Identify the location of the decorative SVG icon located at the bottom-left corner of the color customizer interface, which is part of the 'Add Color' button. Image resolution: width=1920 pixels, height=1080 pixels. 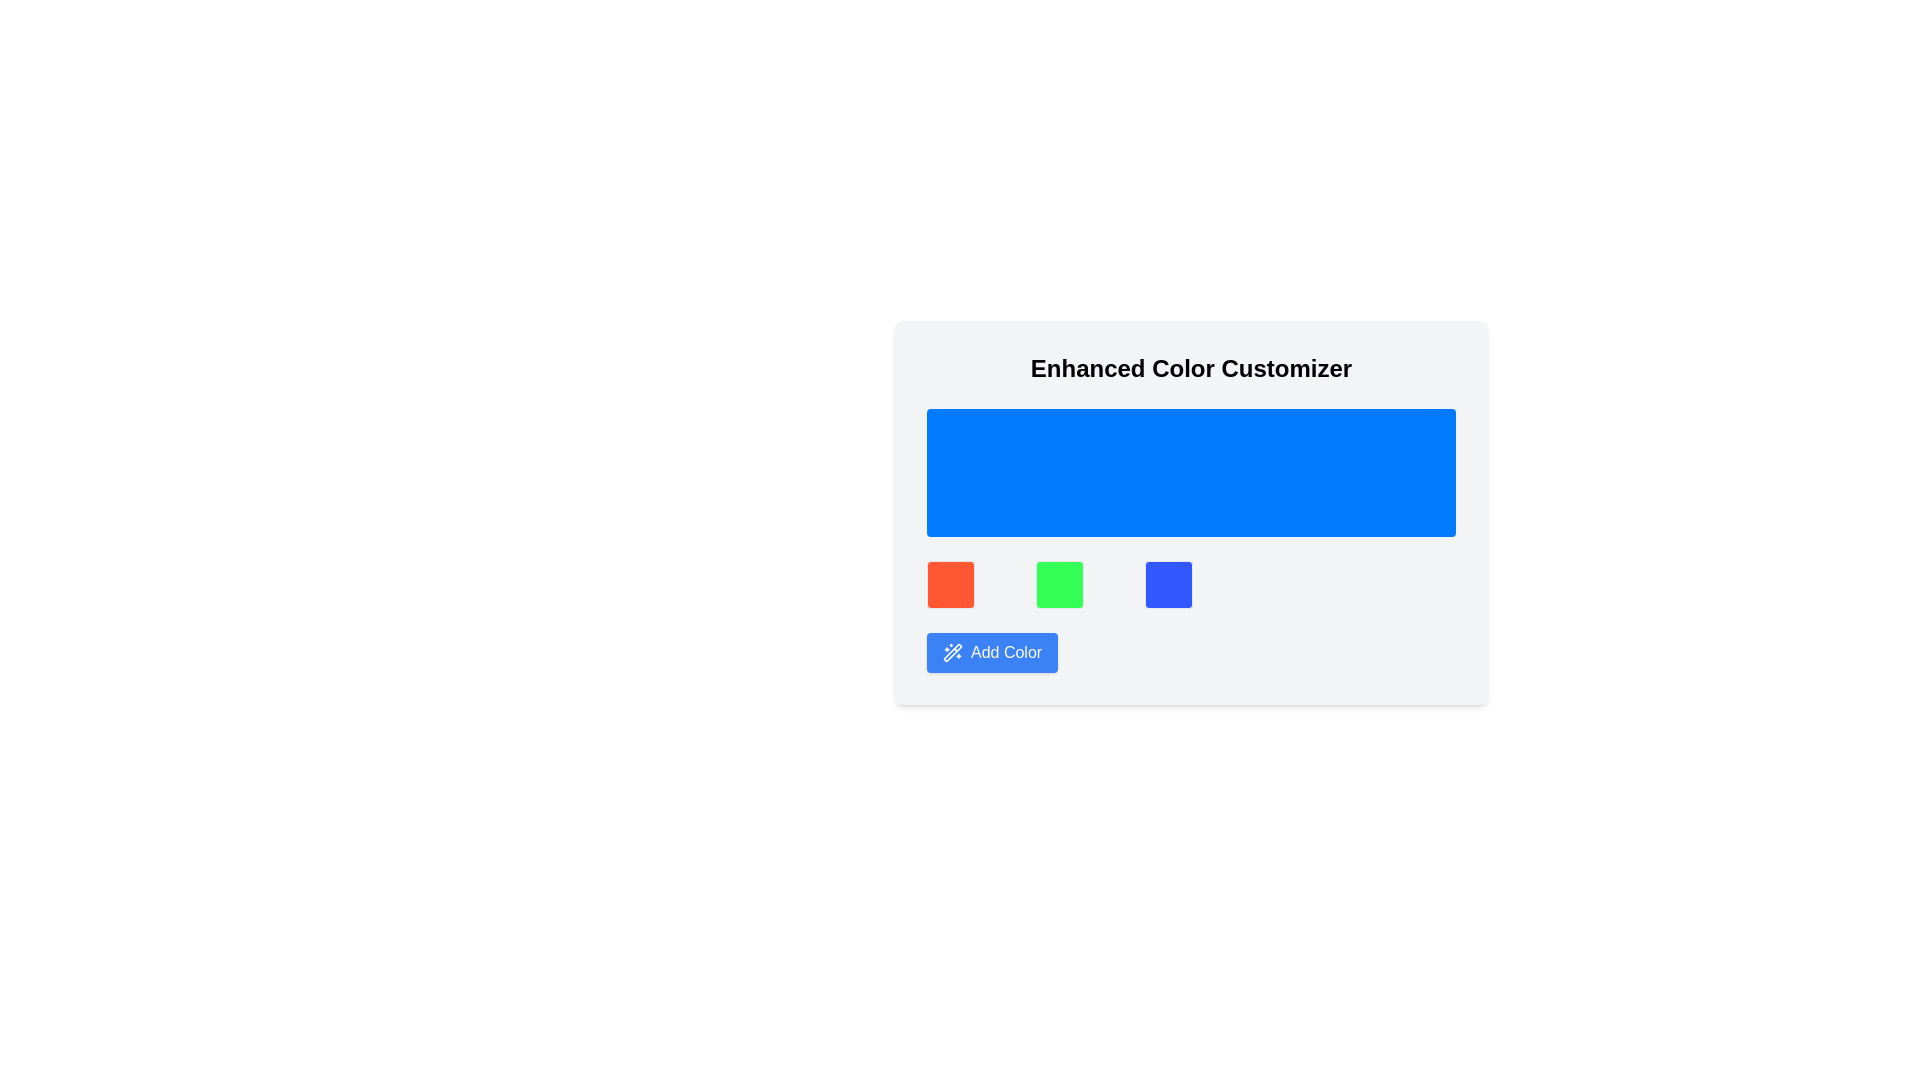
(952, 652).